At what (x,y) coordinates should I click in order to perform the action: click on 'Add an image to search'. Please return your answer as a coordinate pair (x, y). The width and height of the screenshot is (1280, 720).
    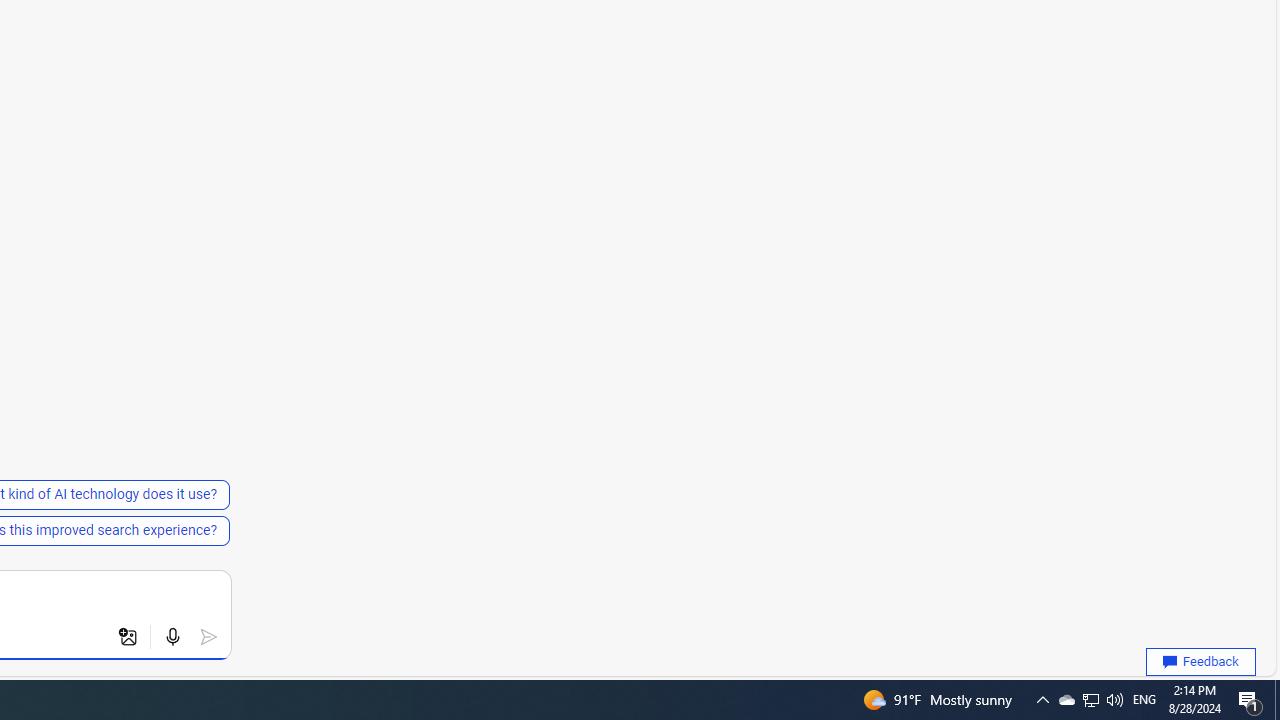
    Looking at the image, I should click on (127, 637).